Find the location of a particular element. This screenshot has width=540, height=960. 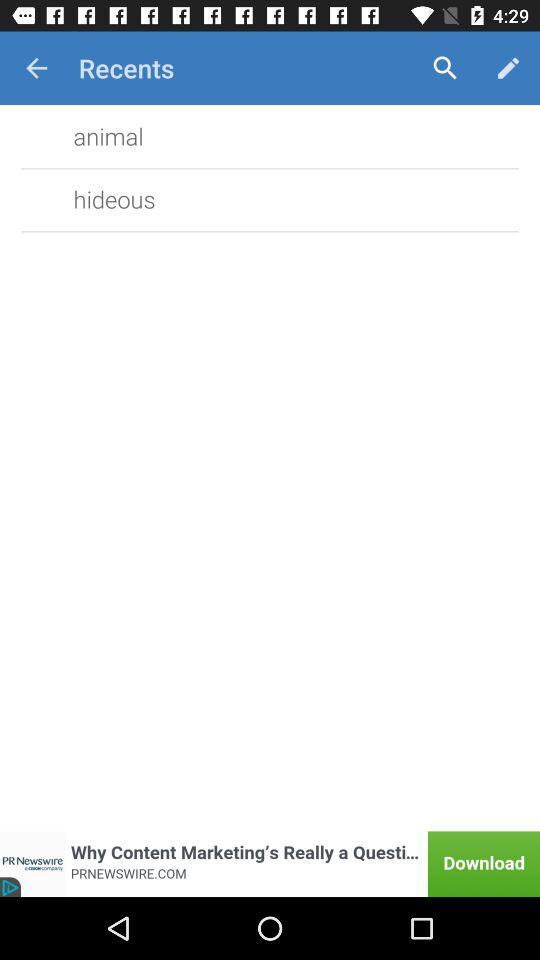

the content in the advertisement is located at coordinates (270, 863).